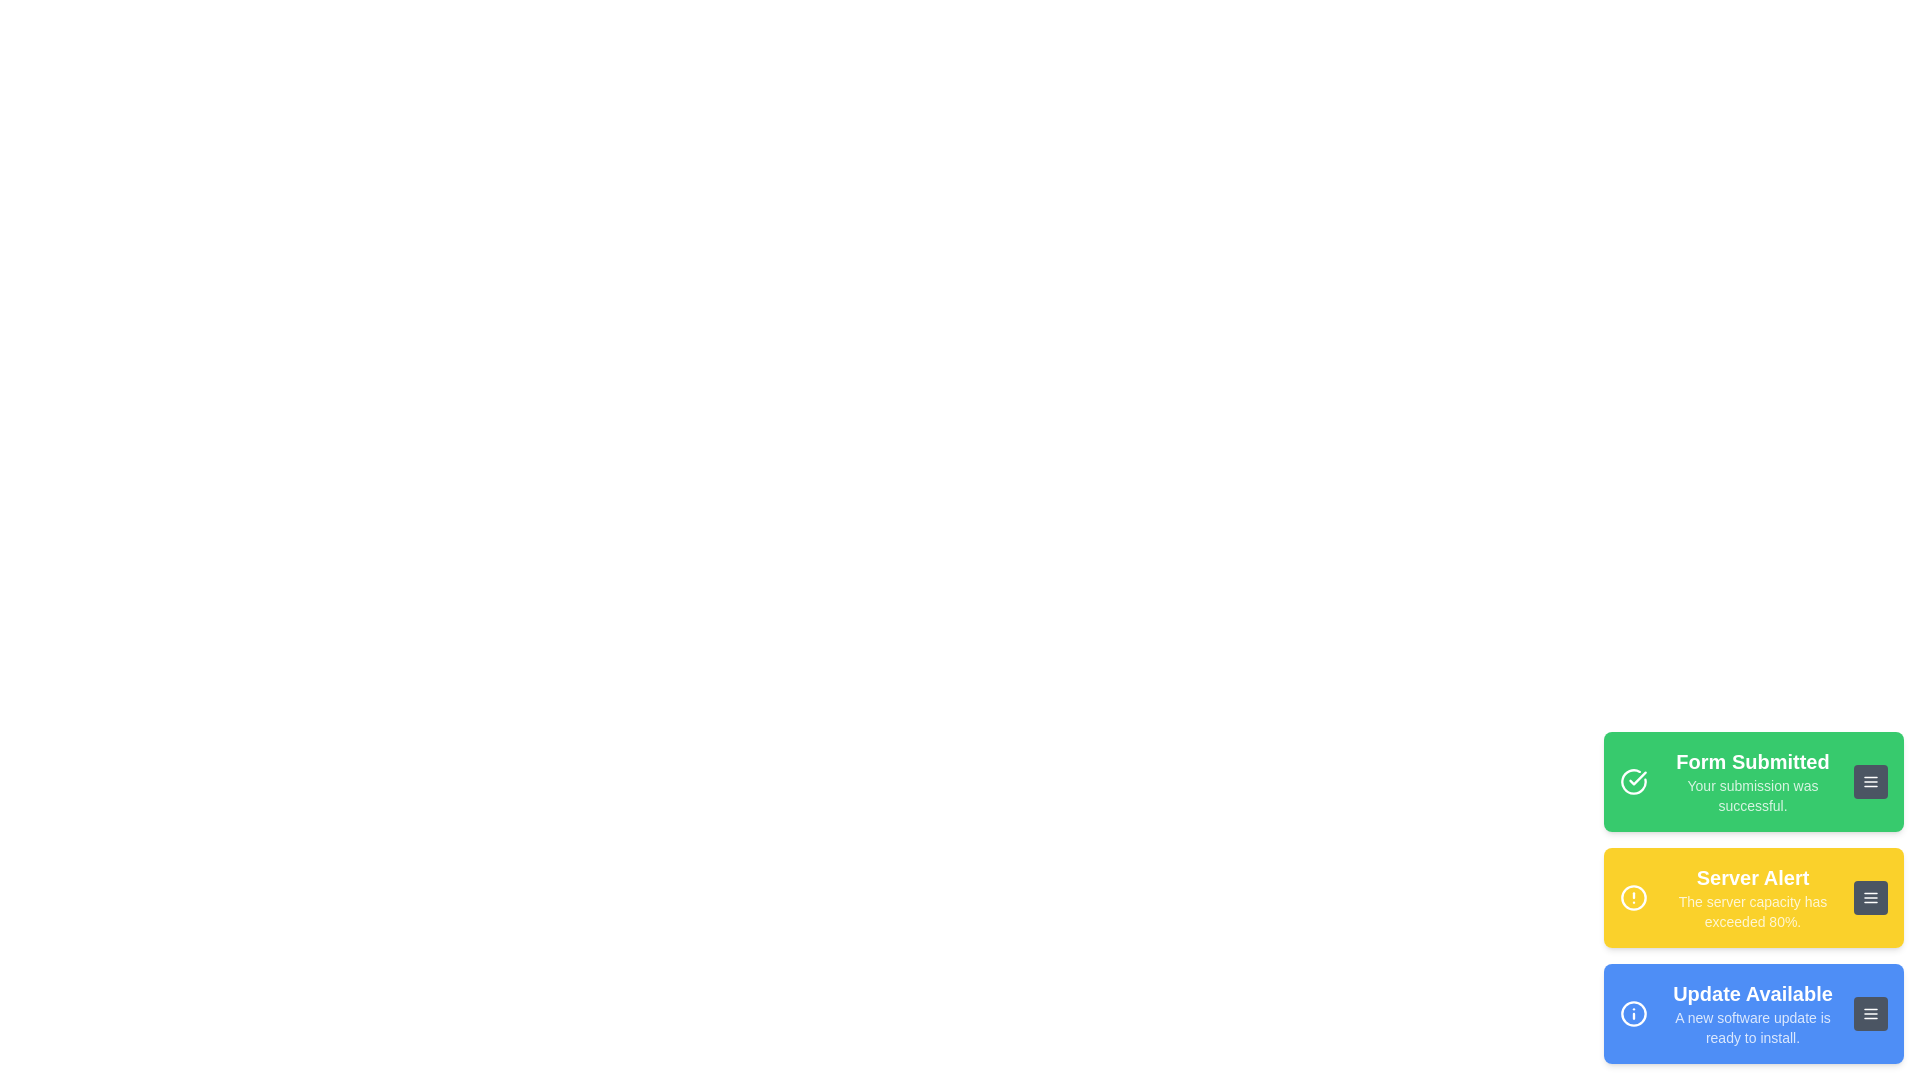  What do you see at coordinates (1870, 781) in the screenshot?
I see `the close button of the notification to dismiss it` at bounding box center [1870, 781].